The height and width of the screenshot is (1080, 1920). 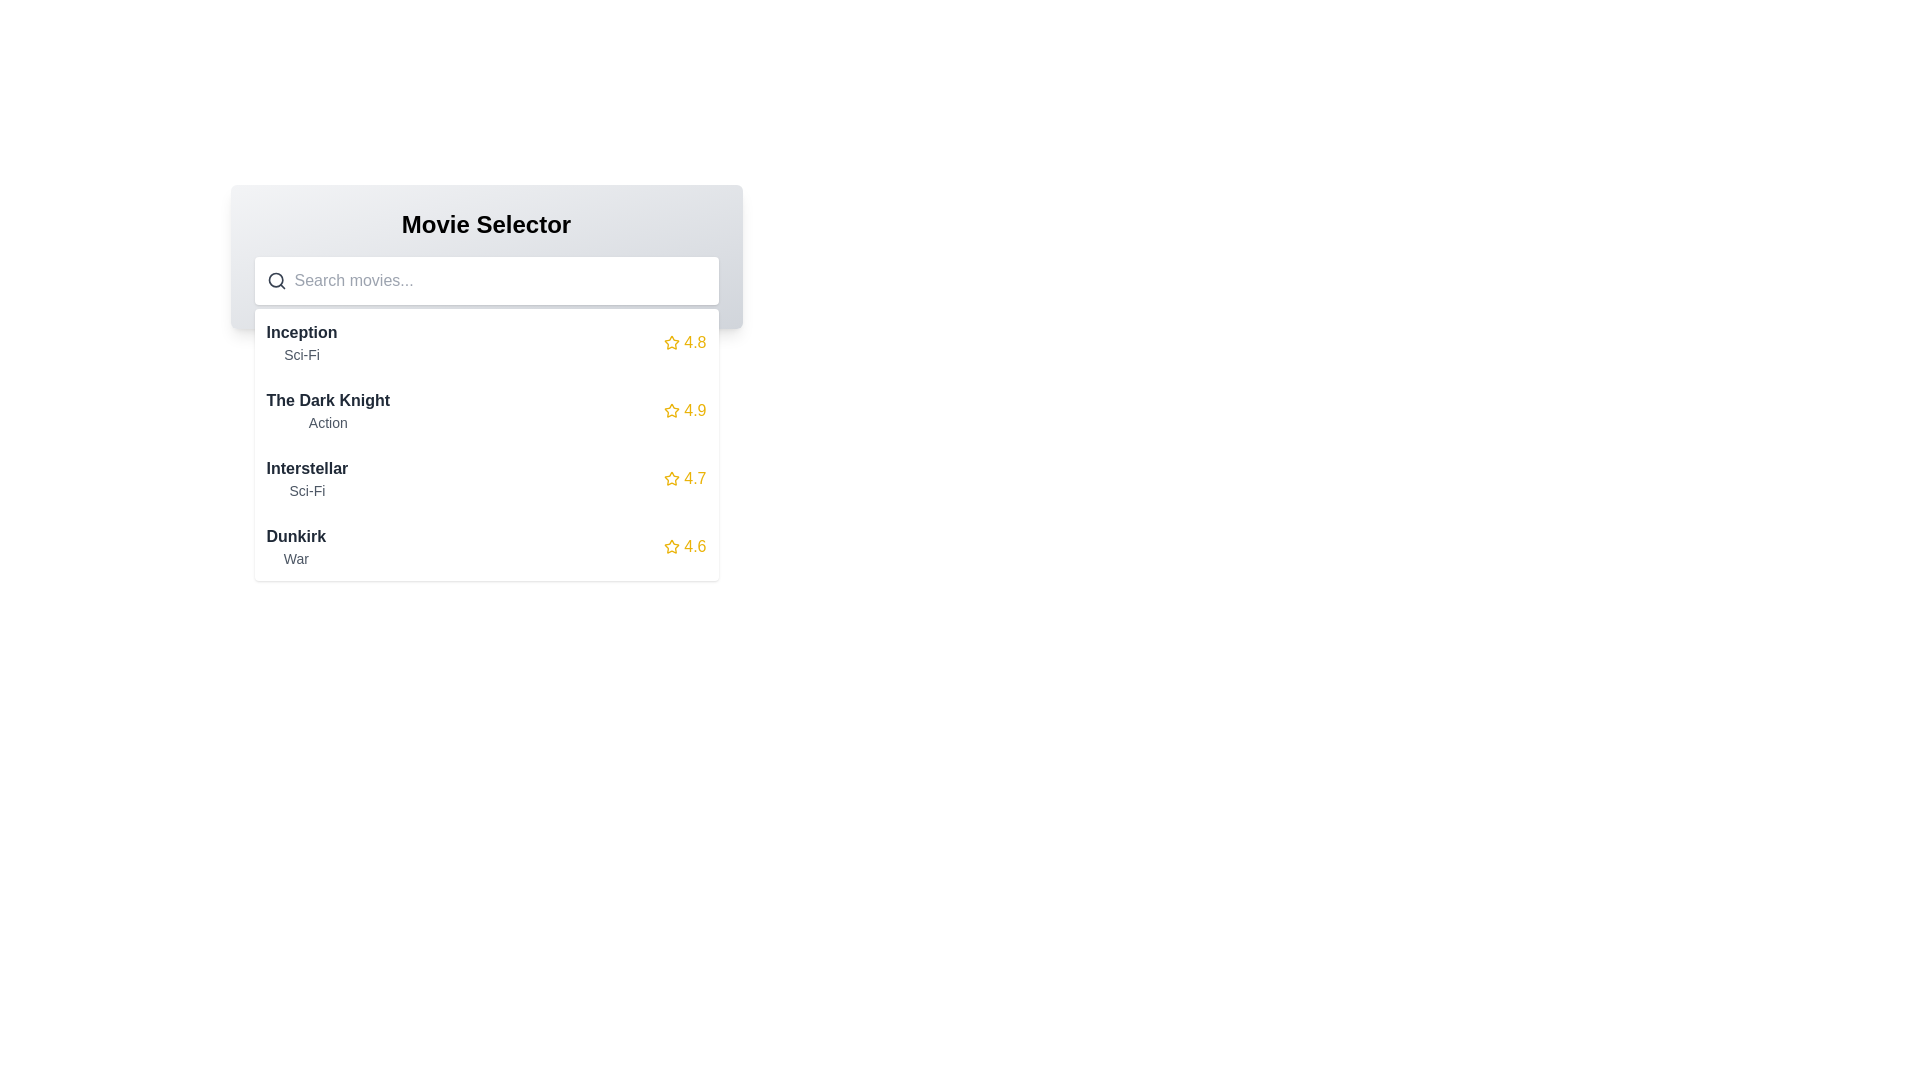 What do you see at coordinates (685, 410) in the screenshot?
I see `contents of the rating element displaying '4.9' with a star icon, located in the rightmost section of the row for the movie 'The Dark Knight'` at bounding box center [685, 410].